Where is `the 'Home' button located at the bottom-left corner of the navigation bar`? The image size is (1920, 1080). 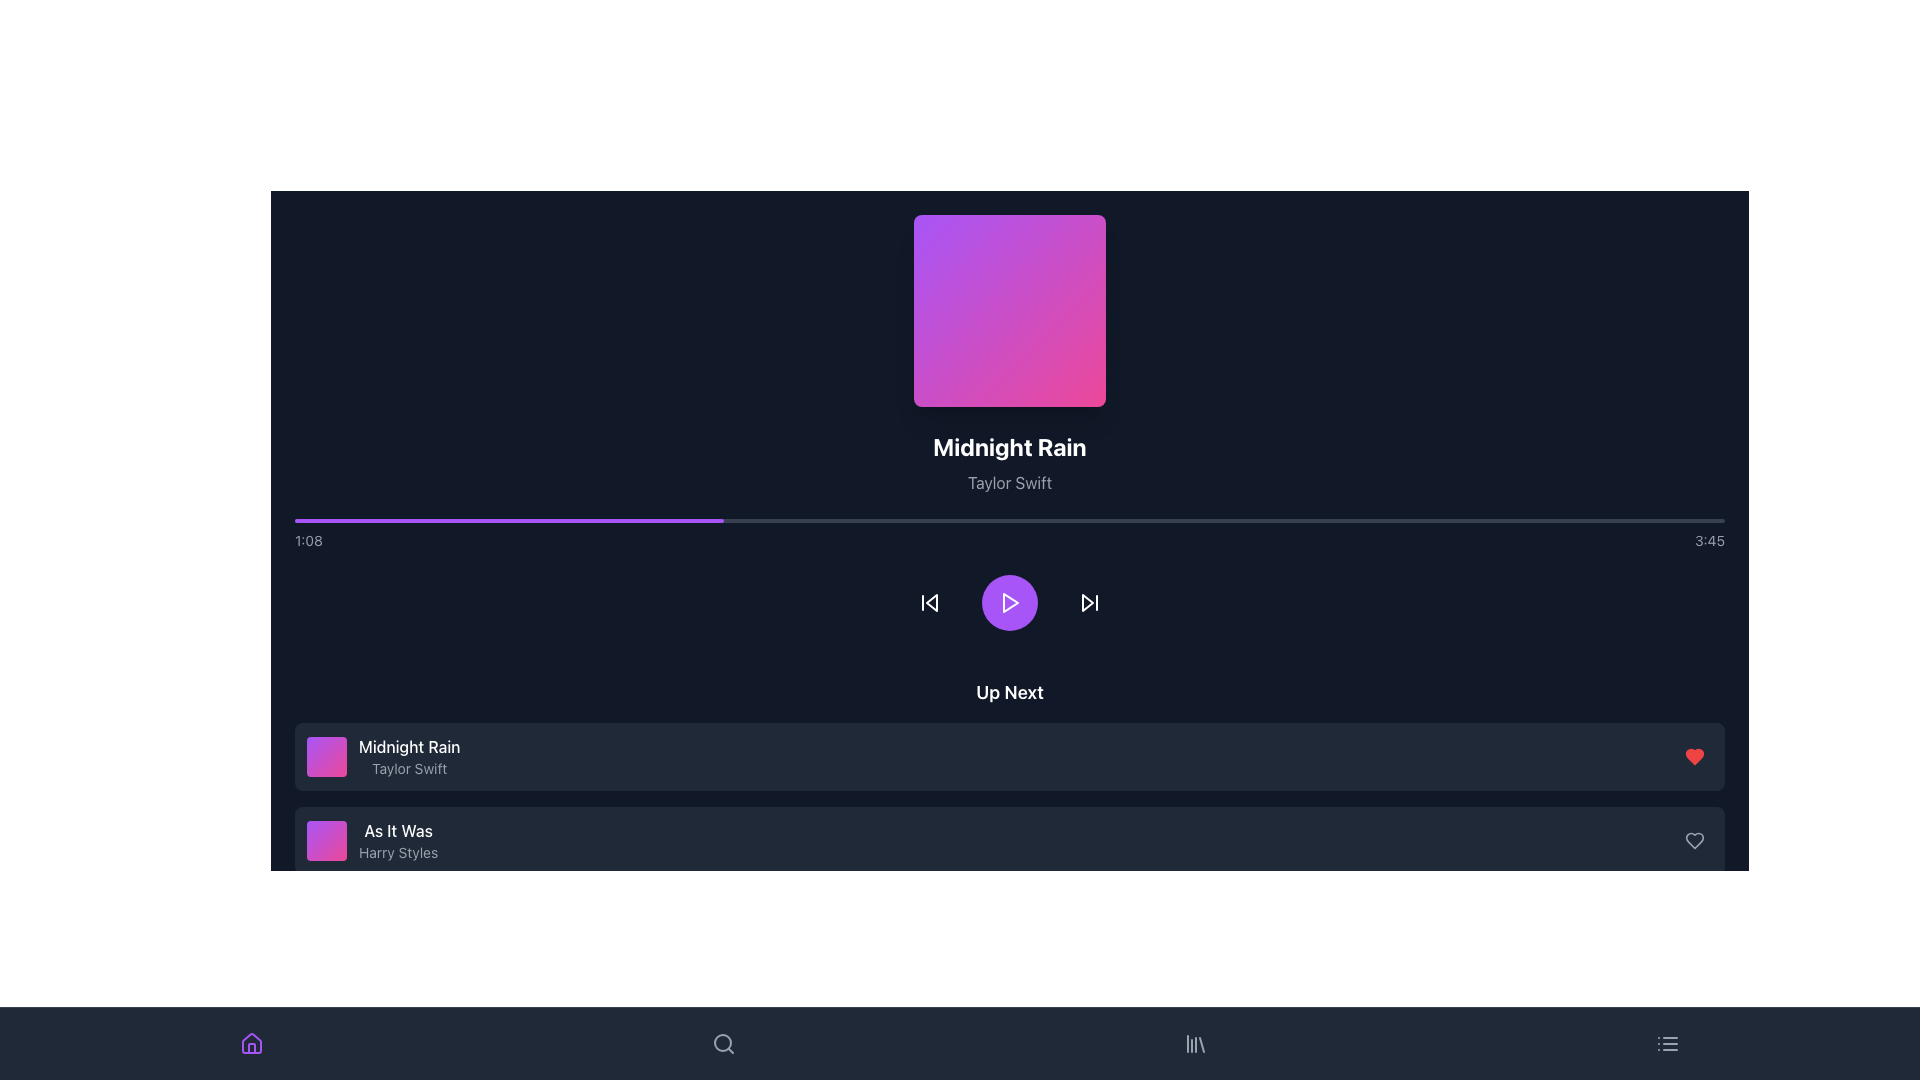 the 'Home' button located at the bottom-left corner of the navigation bar is located at coordinates (251, 1043).